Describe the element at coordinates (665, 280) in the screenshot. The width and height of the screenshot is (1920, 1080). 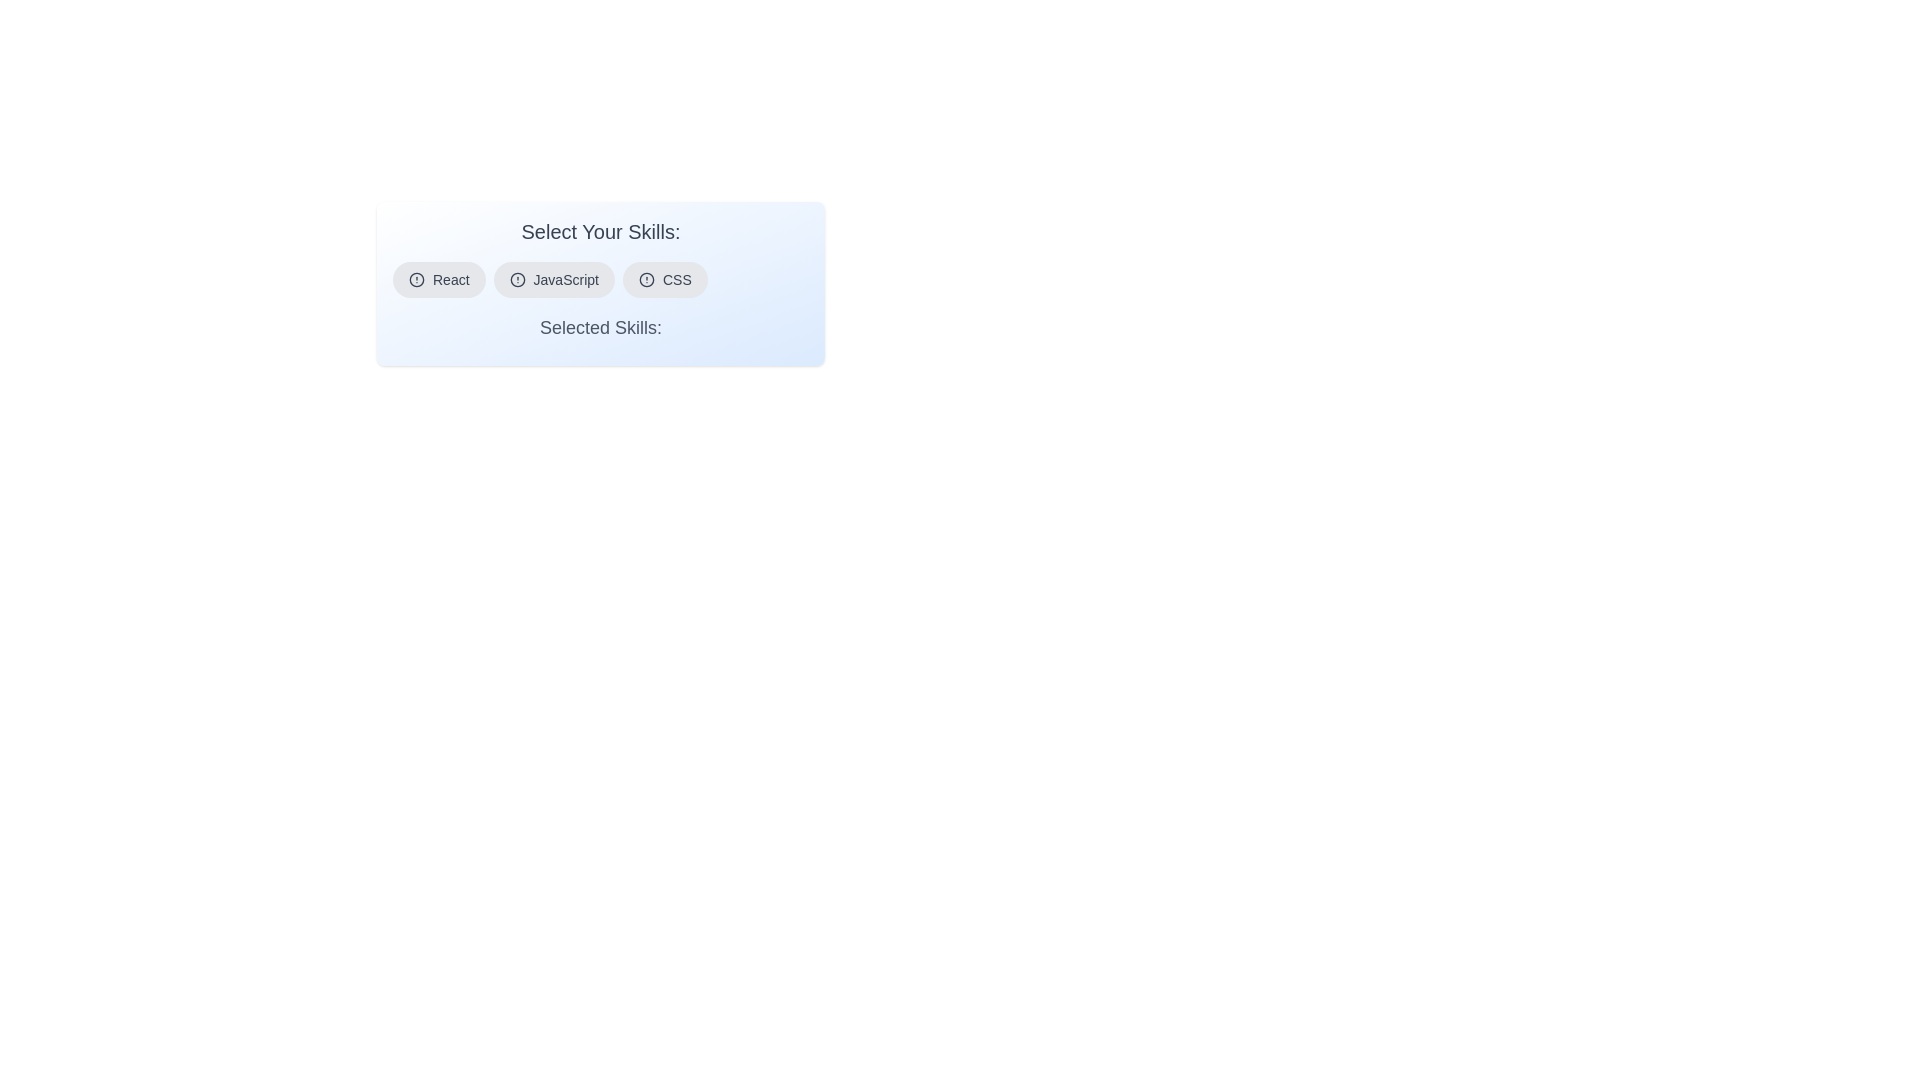
I see `the skill chip labeled CSS` at that location.